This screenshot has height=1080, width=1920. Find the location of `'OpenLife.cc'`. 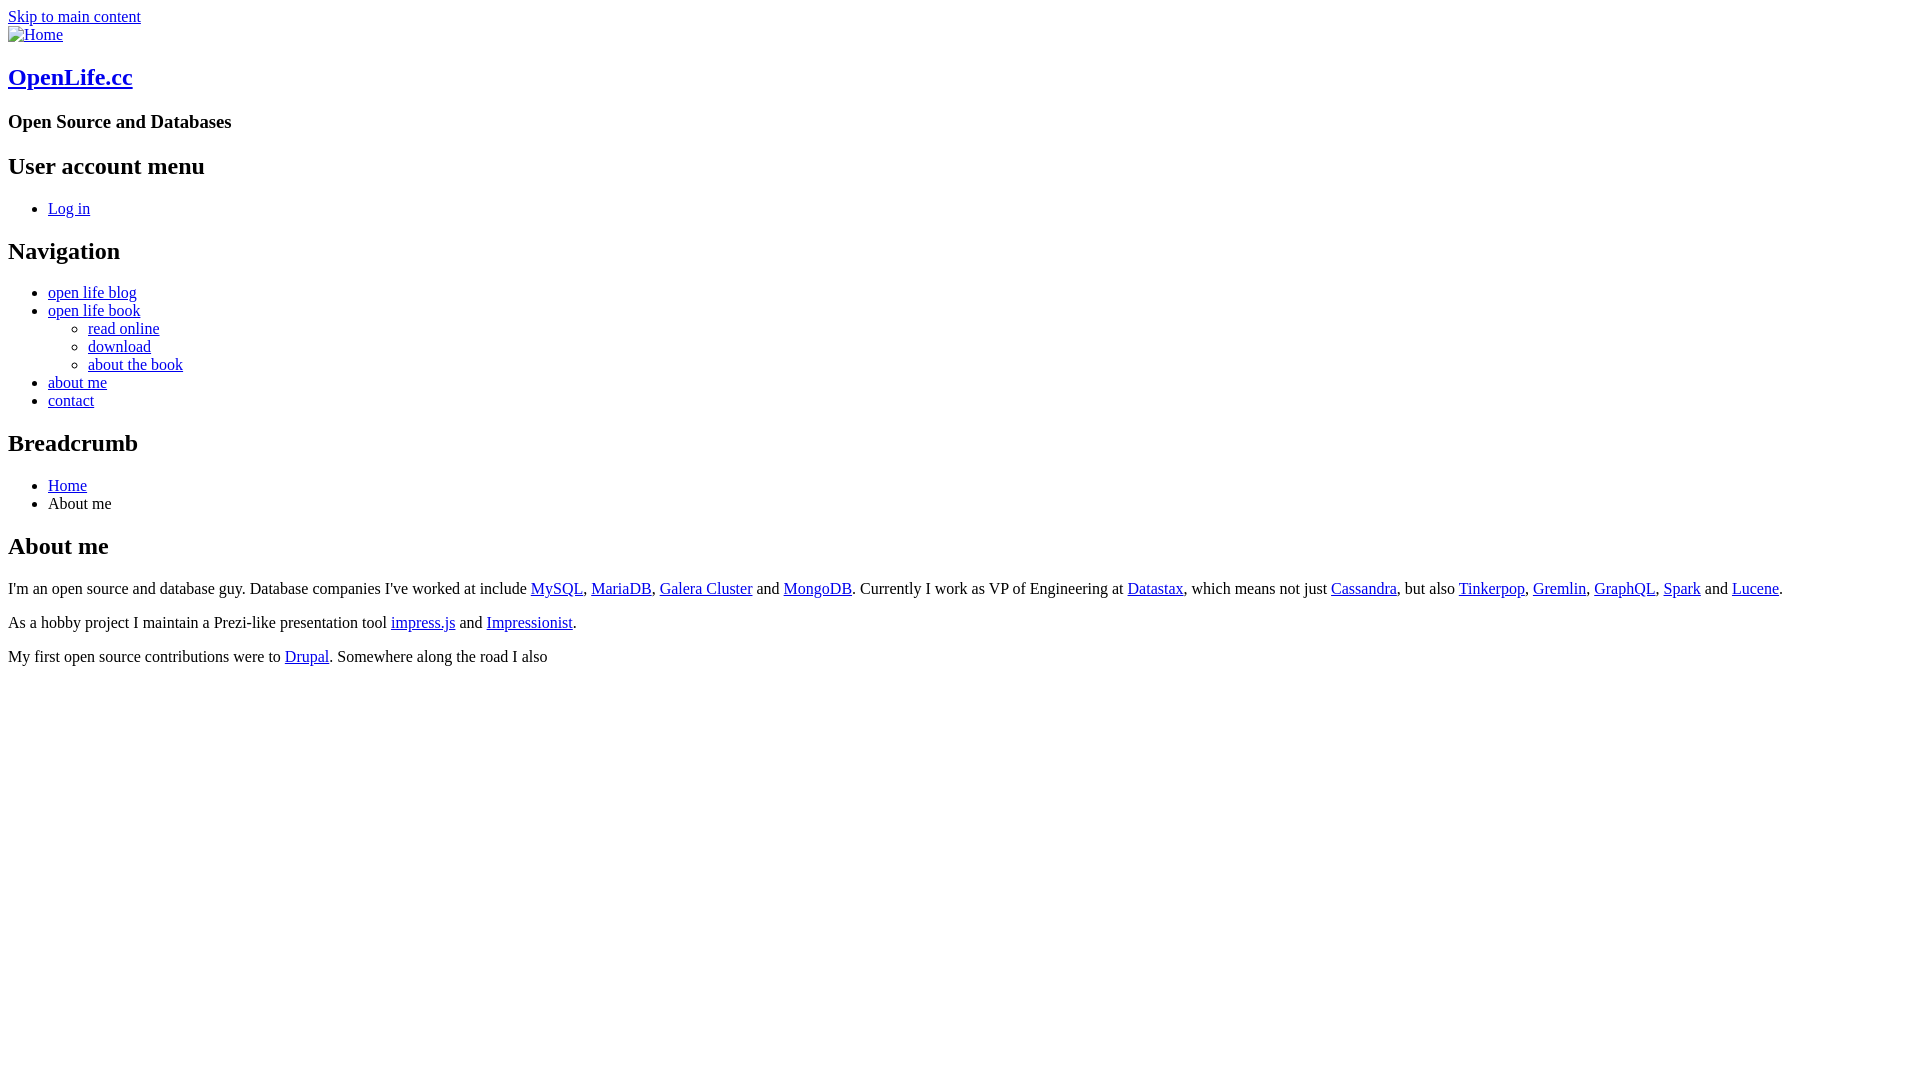

'OpenLife.cc' is located at coordinates (8, 76).